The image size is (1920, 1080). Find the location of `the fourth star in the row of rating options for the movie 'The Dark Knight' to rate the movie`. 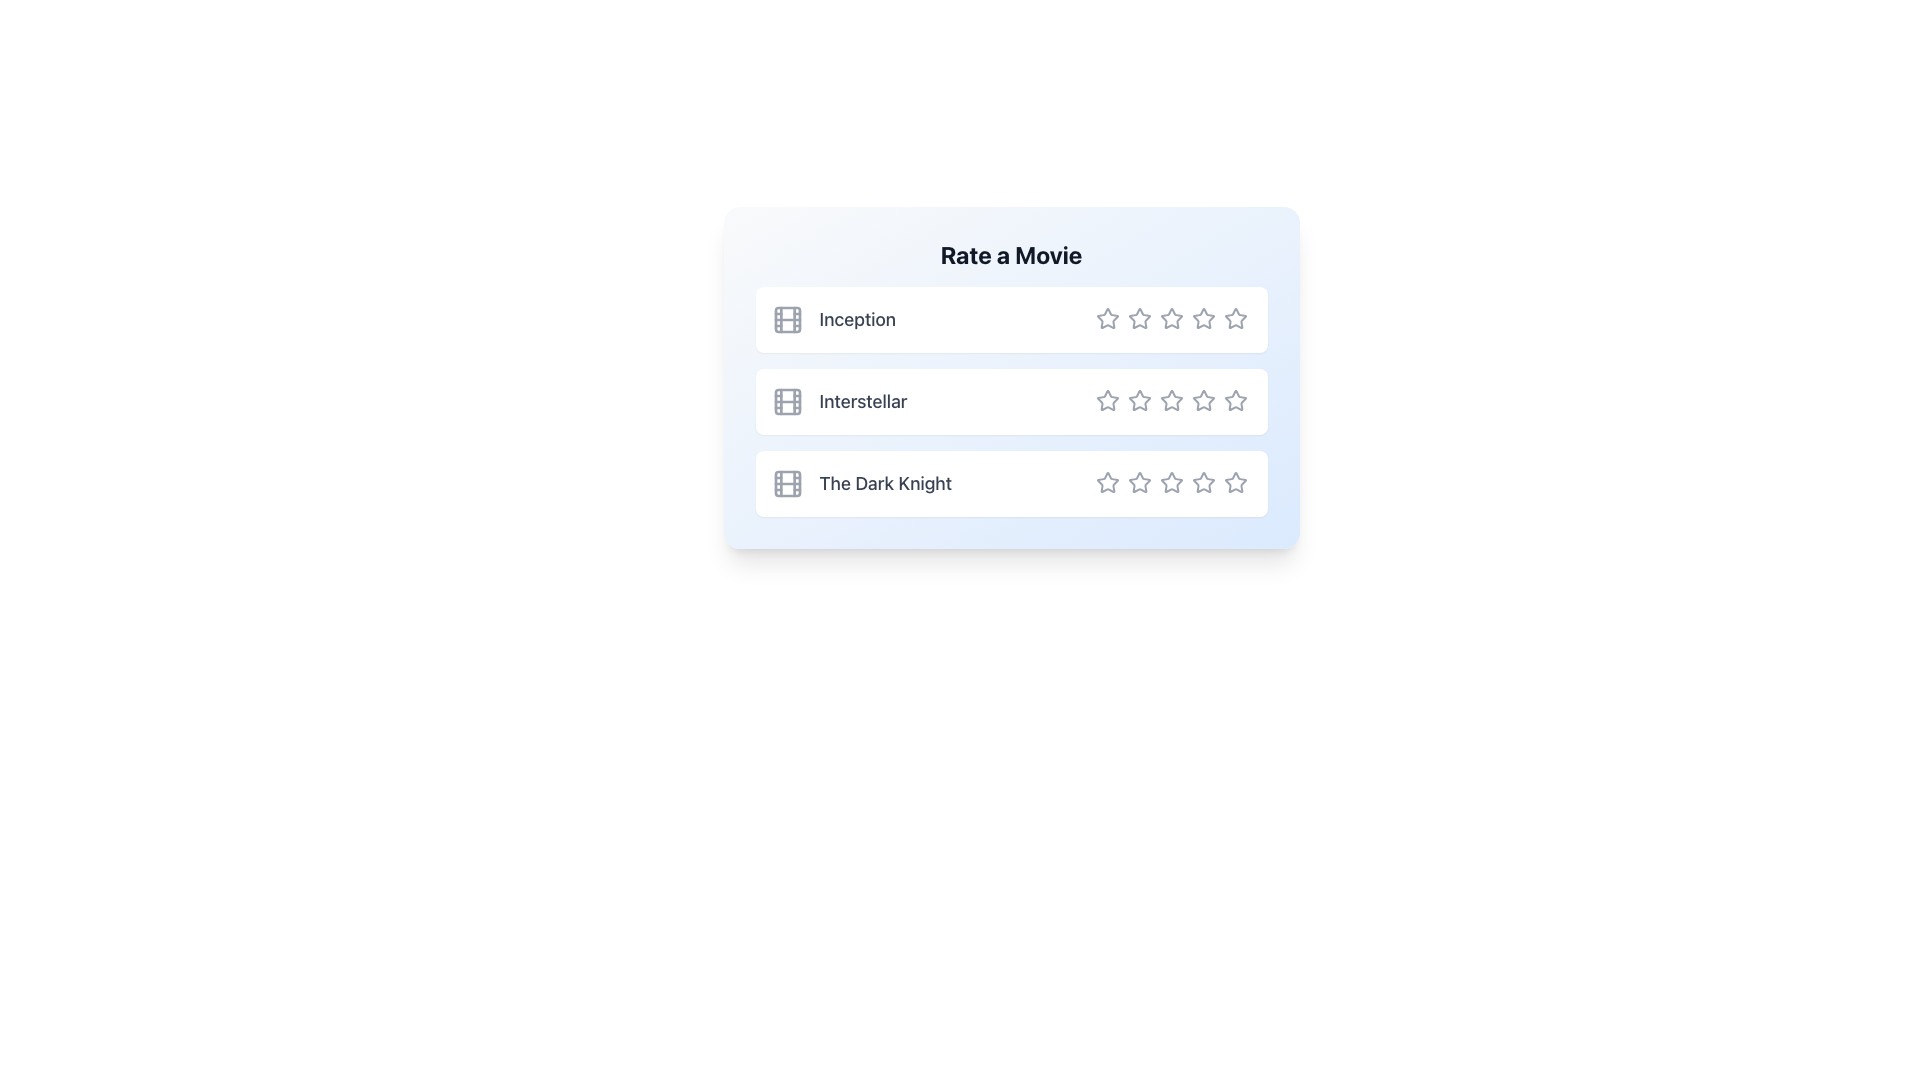

the fourth star in the row of rating options for the movie 'The Dark Knight' to rate the movie is located at coordinates (1202, 482).